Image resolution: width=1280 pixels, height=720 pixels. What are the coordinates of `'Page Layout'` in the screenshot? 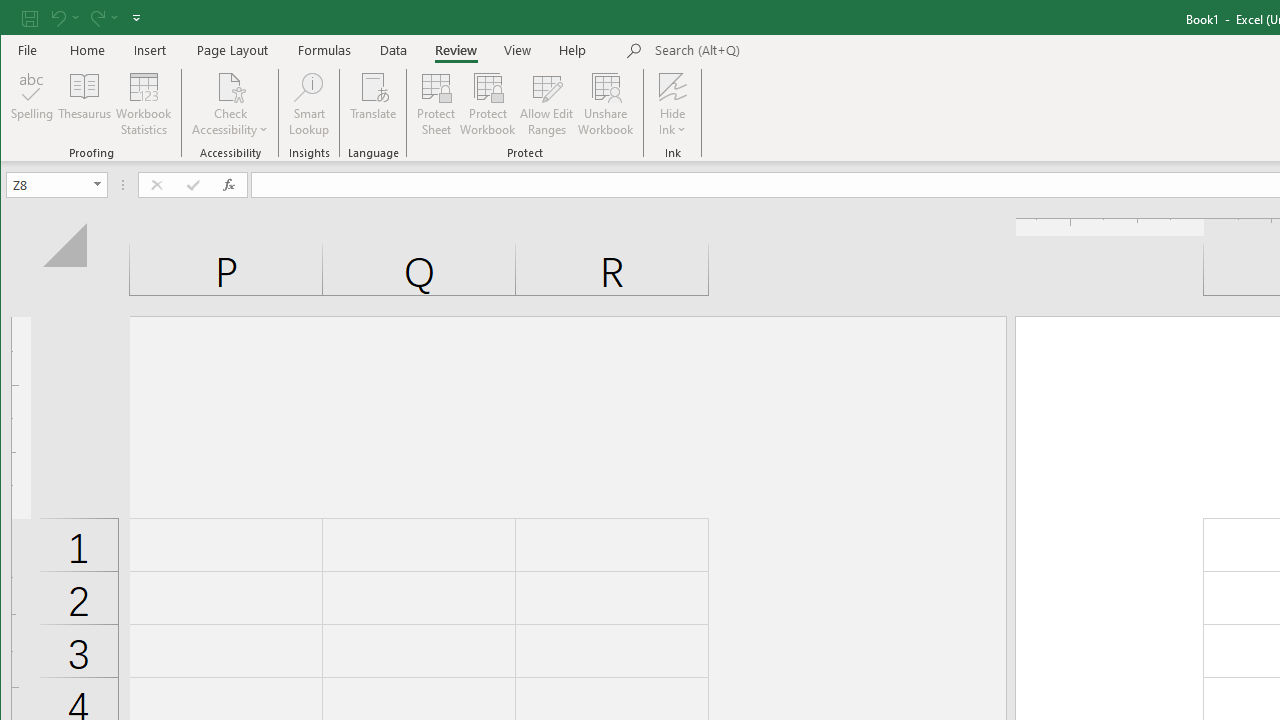 It's located at (232, 49).